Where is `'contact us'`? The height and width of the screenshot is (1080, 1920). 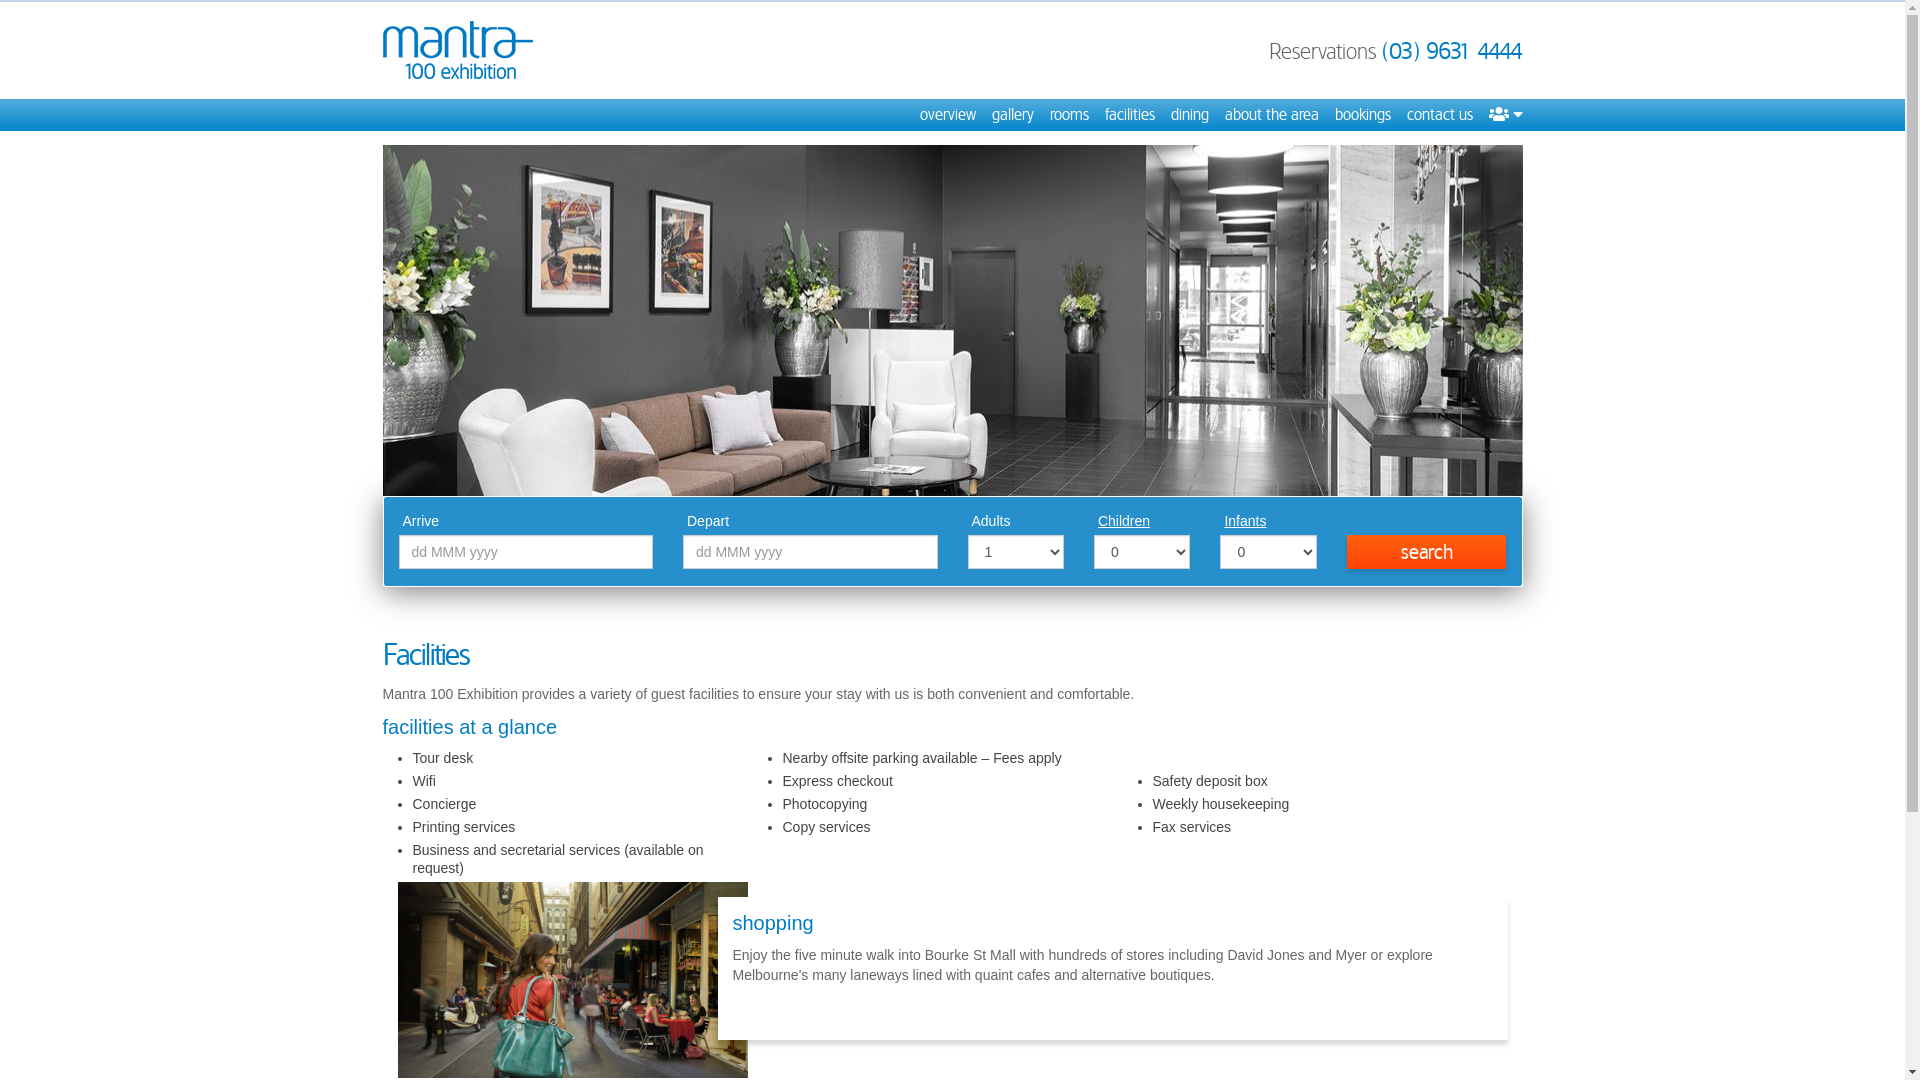
'contact us' is located at coordinates (1438, 115).